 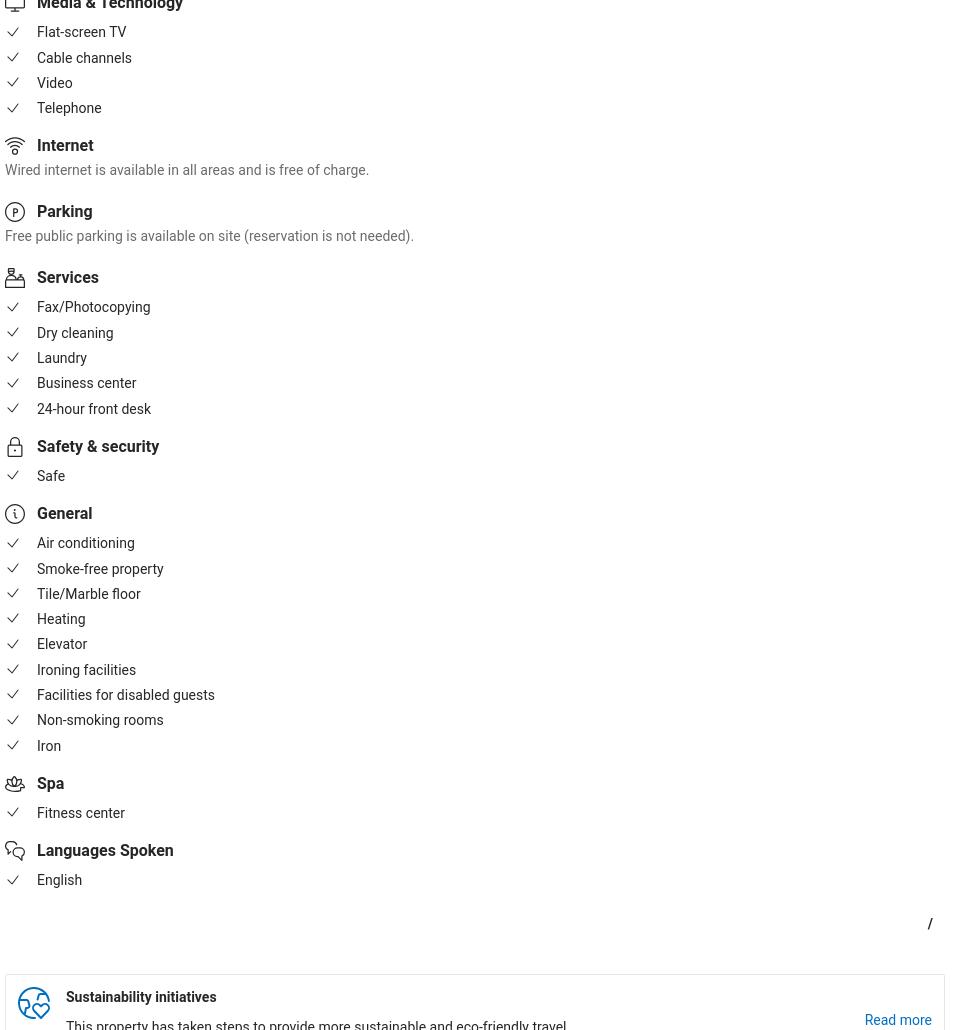 What do you see at coordinates (897, 1017) in the screenshot?
I see `'Read more'` at bounding box center [897, 1017].